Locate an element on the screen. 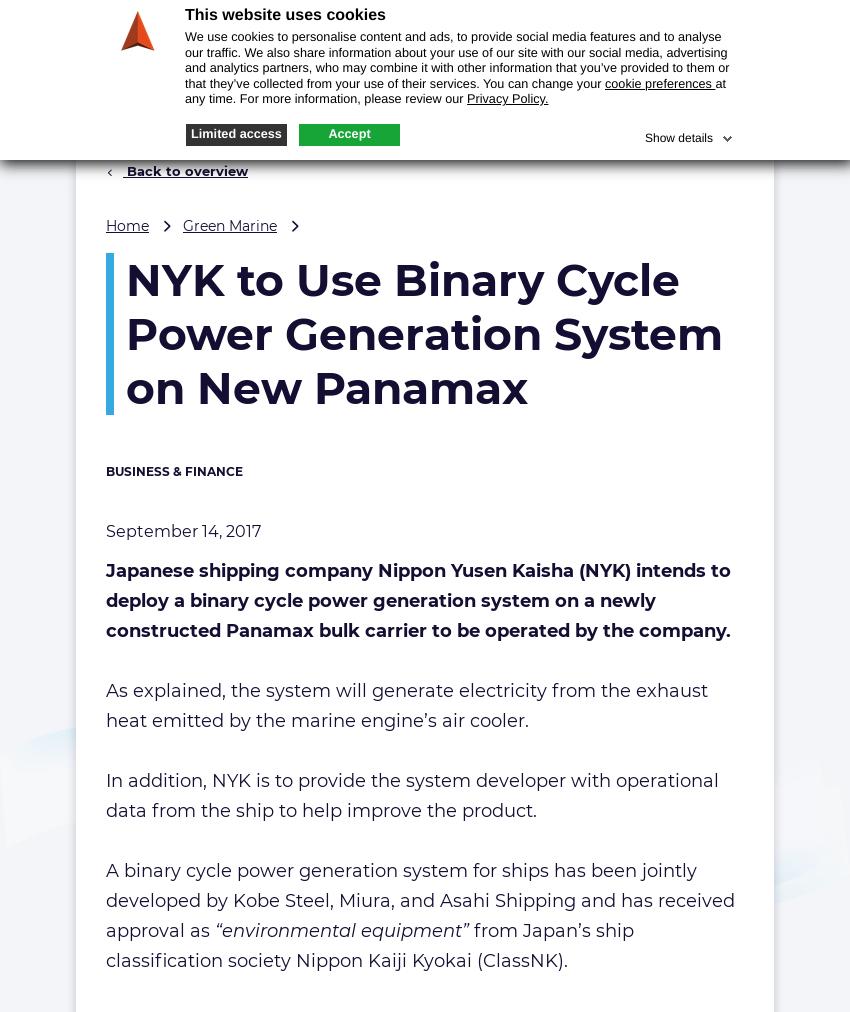  'We use cookies to personalise content and ads, to provide social media features and to analyse our traffic. We also share information about your use of our site with our social media, advertising and analytics partners, who may combine it with other information that you’ve provided to them or that they’ve collected from your use of their services. You can change your' is located at coordinates (183, 59).